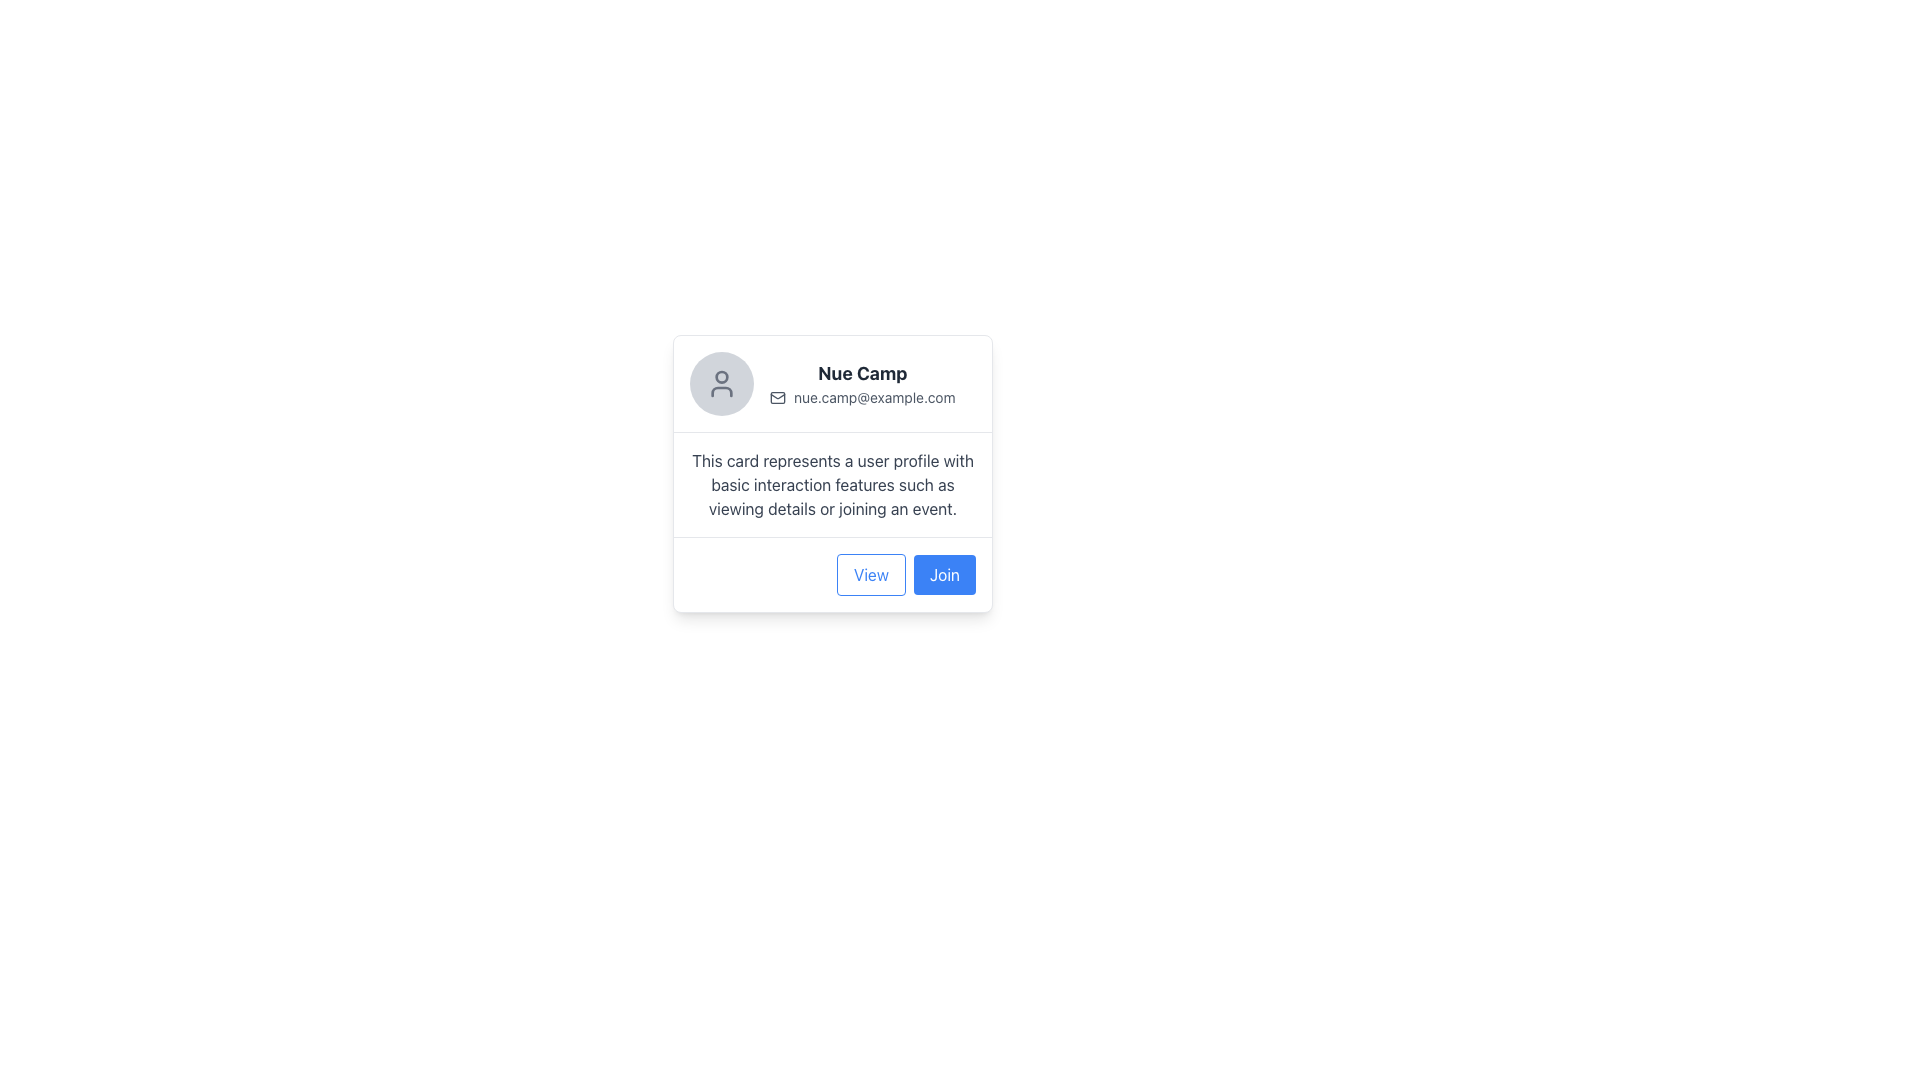 Image resolution: width=1920 pixels, height=1080 pixels. Describe the element at coordinates (720, 377) in the screenshot. I see `the circular head icon within the user avatar located at the top-left corner of the user card displaying 'Nue Camp' and 'nue.camp@example.com'` at that location.